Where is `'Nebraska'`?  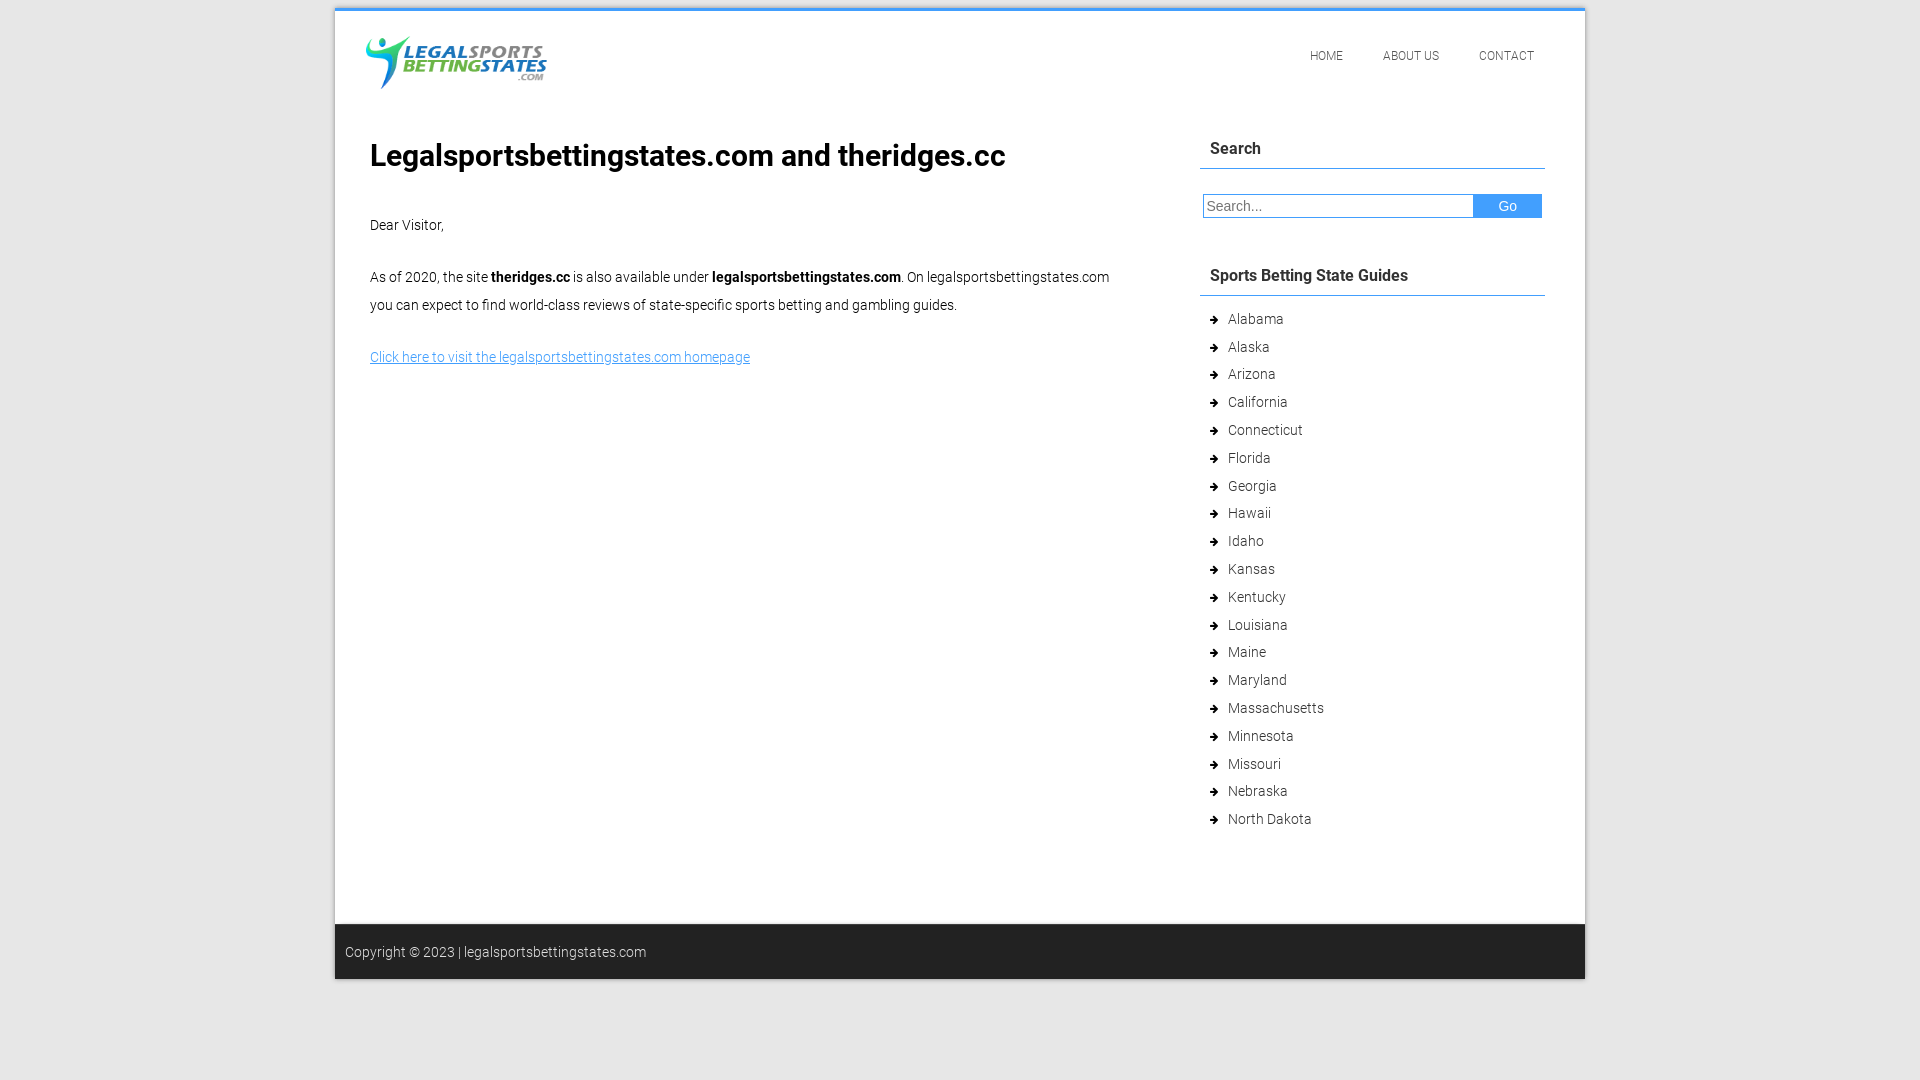
'Nebraska' is located at coordinates (1256, 789).